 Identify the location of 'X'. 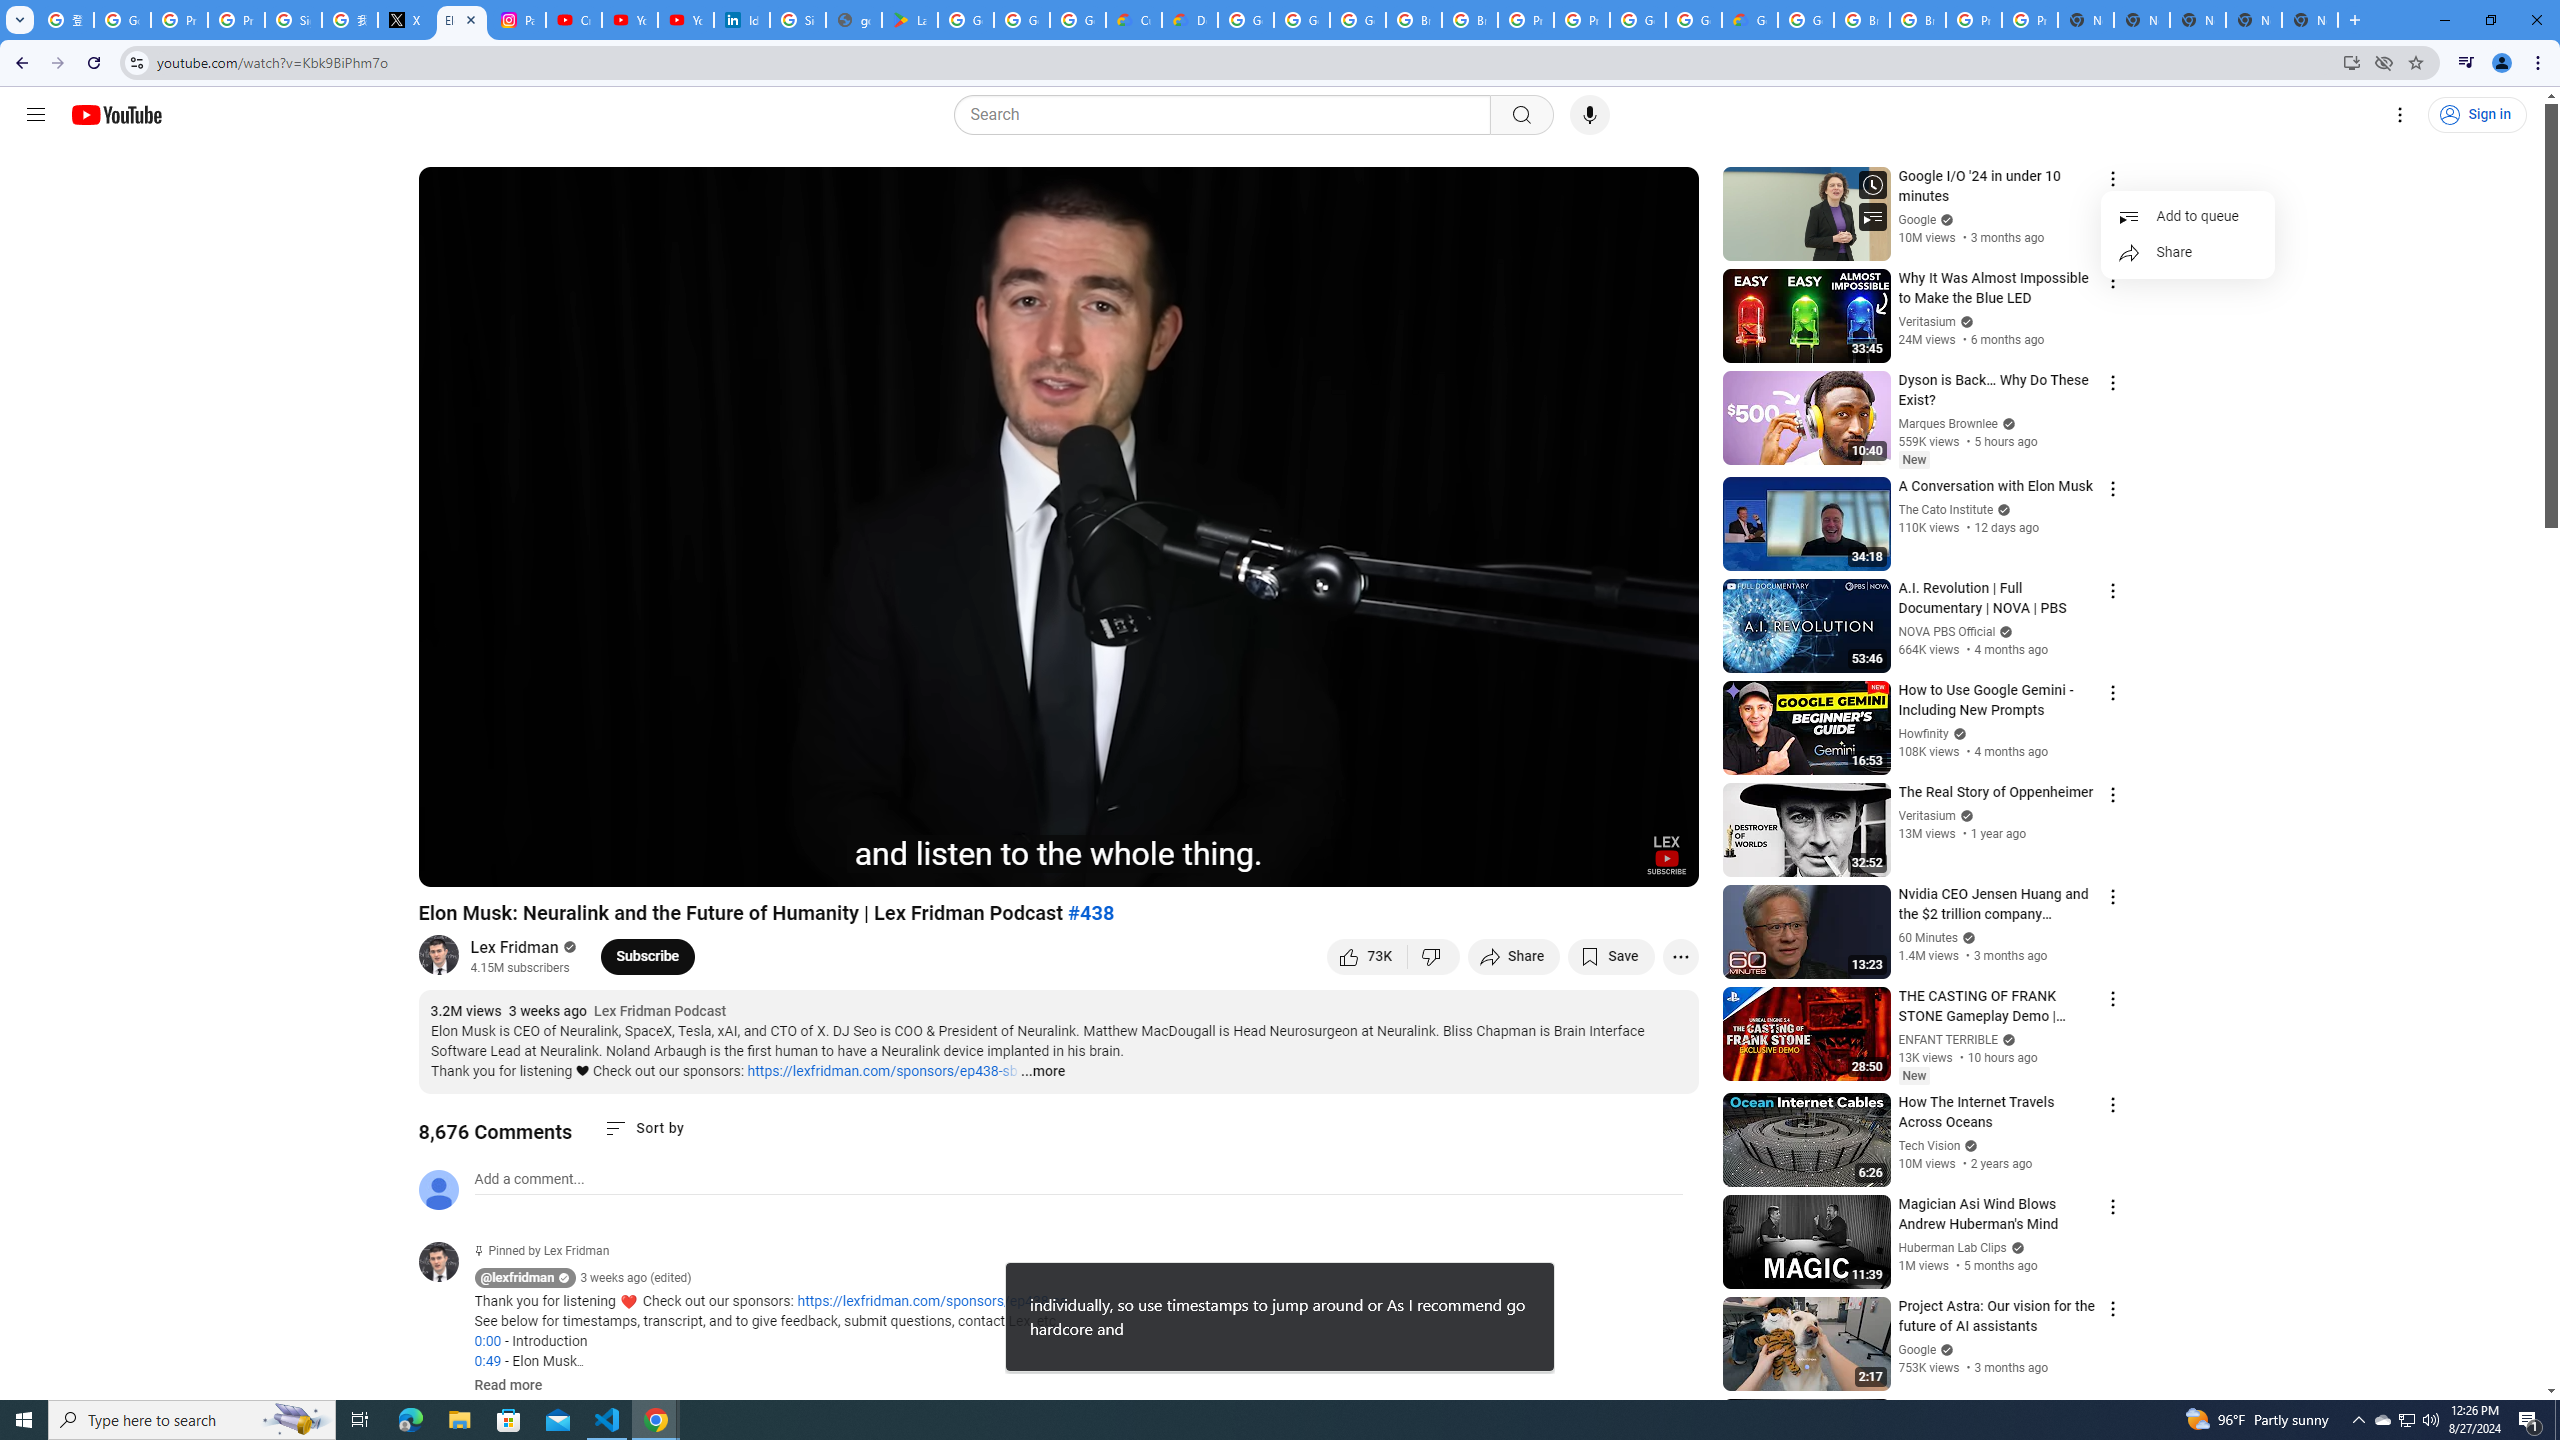
(404, 19).